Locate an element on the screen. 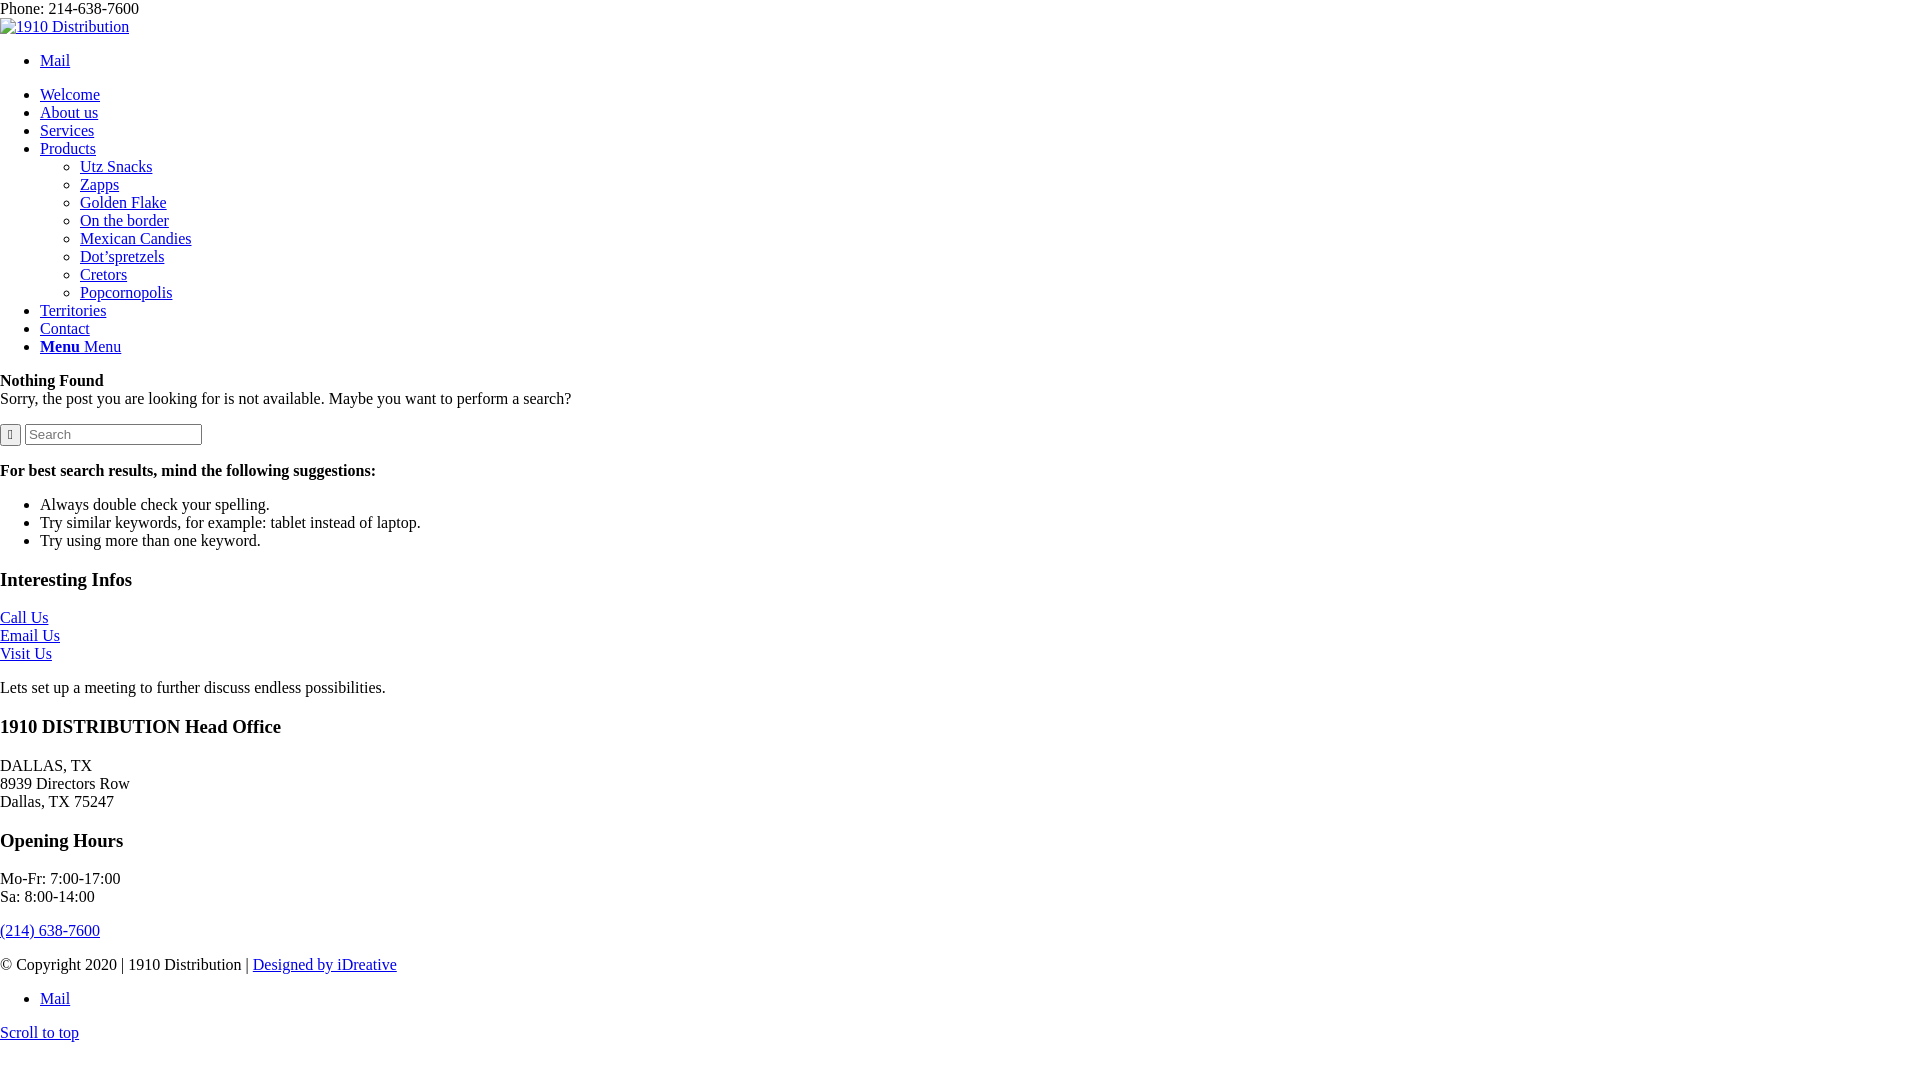  'Welcome' is located at coordinates (70, 94).